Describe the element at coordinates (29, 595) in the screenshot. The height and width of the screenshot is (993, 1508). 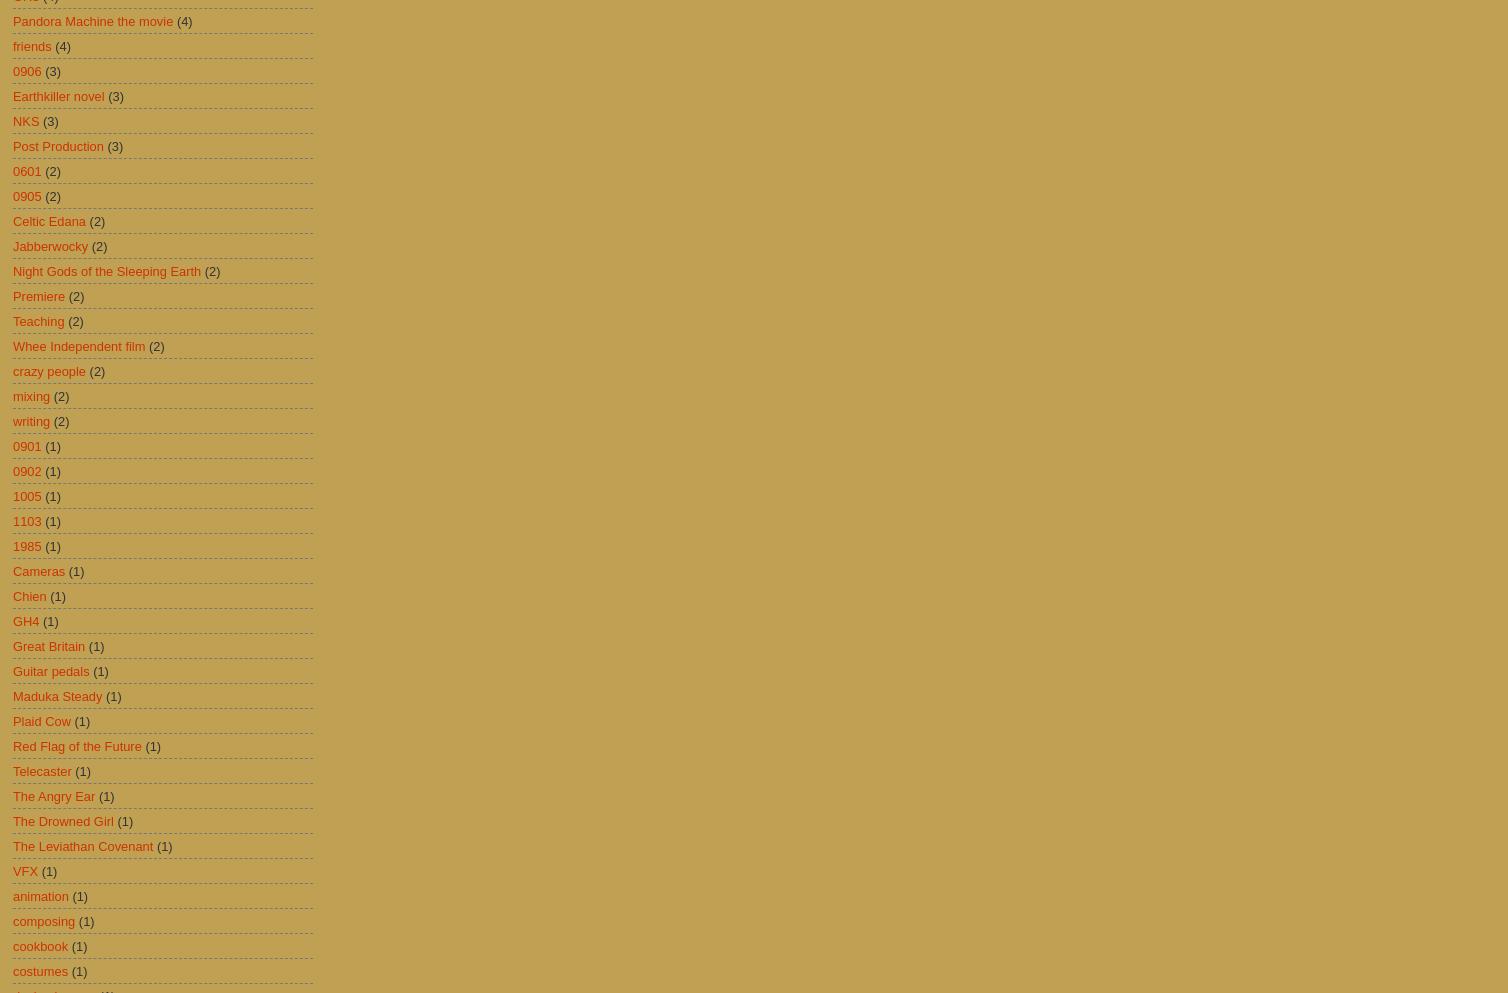
I see `'Chien'` at that location.